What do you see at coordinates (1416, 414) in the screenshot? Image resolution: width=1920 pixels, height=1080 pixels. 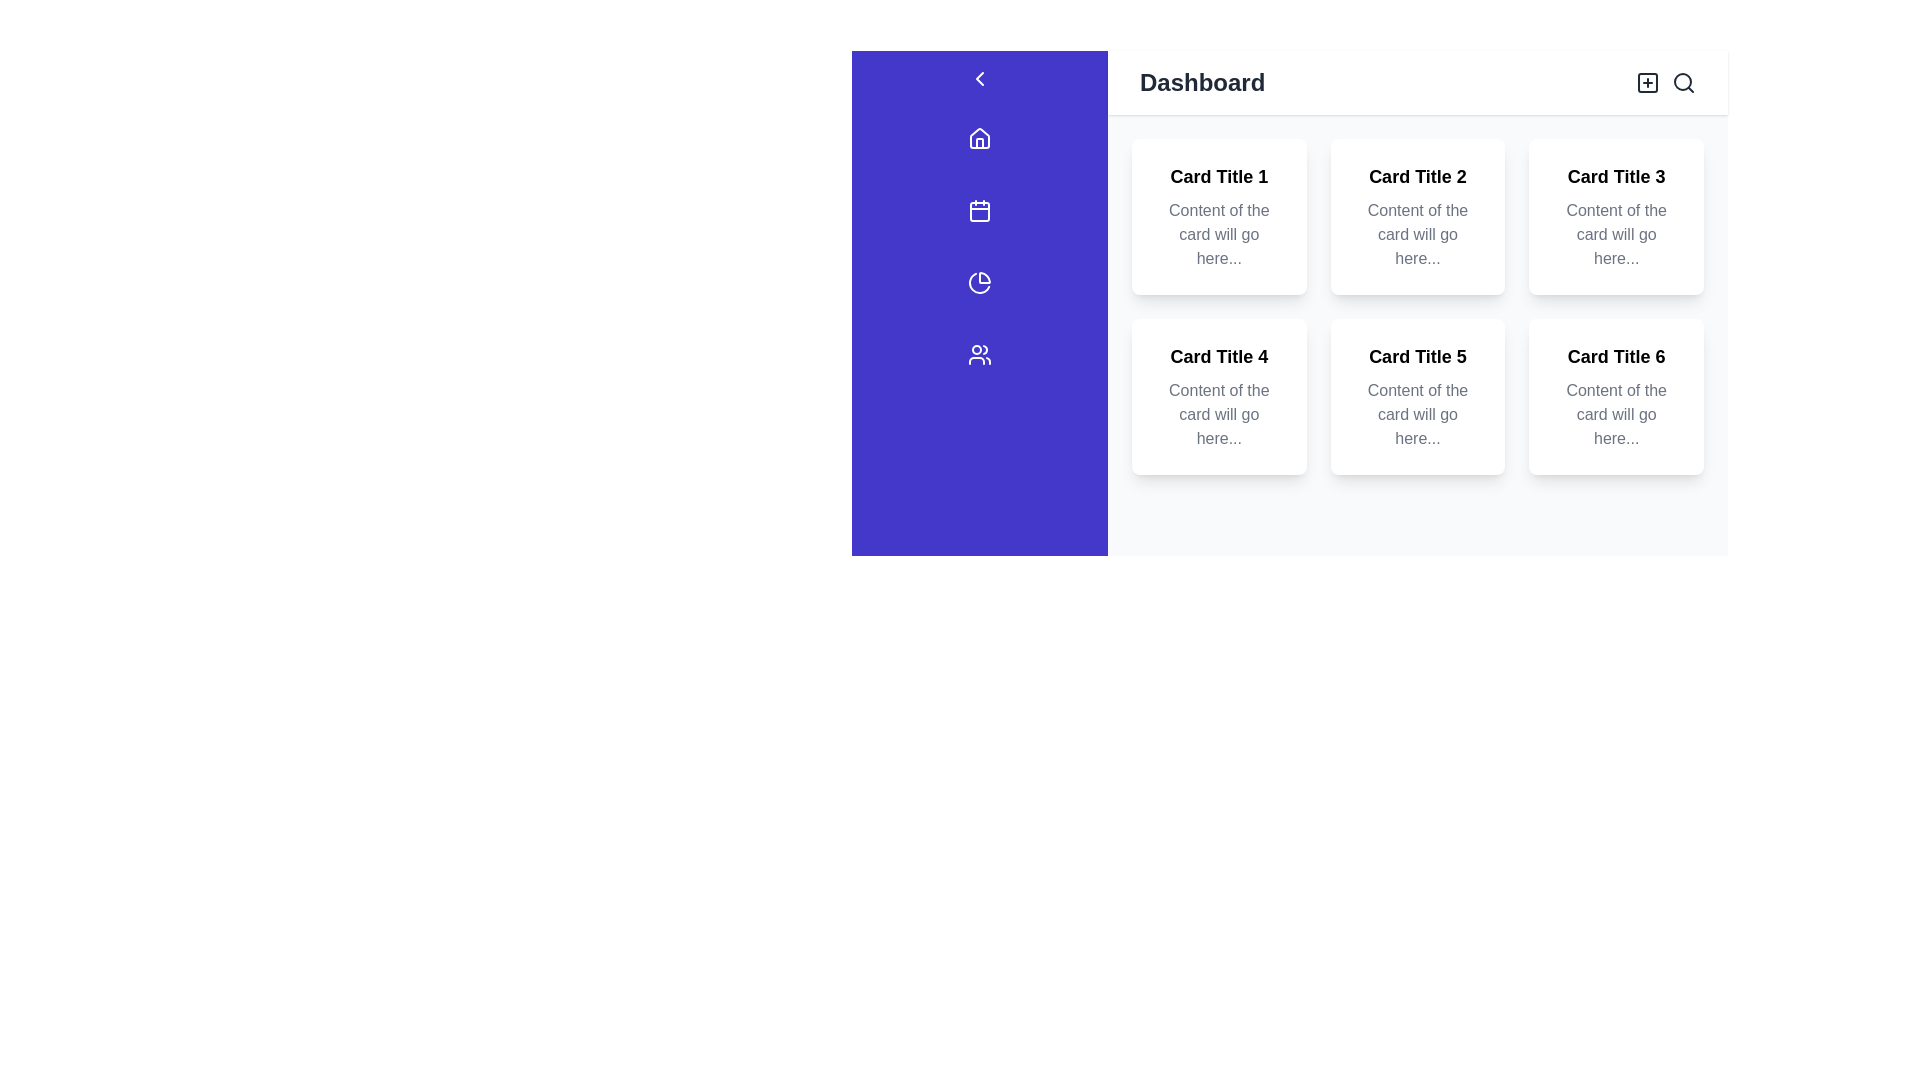 I see `the static text block that reads 'Content of the card will go here...' styled in gray font, located directly below 'Card Title 5' in the card layout` at bounding box center [1416, 414].